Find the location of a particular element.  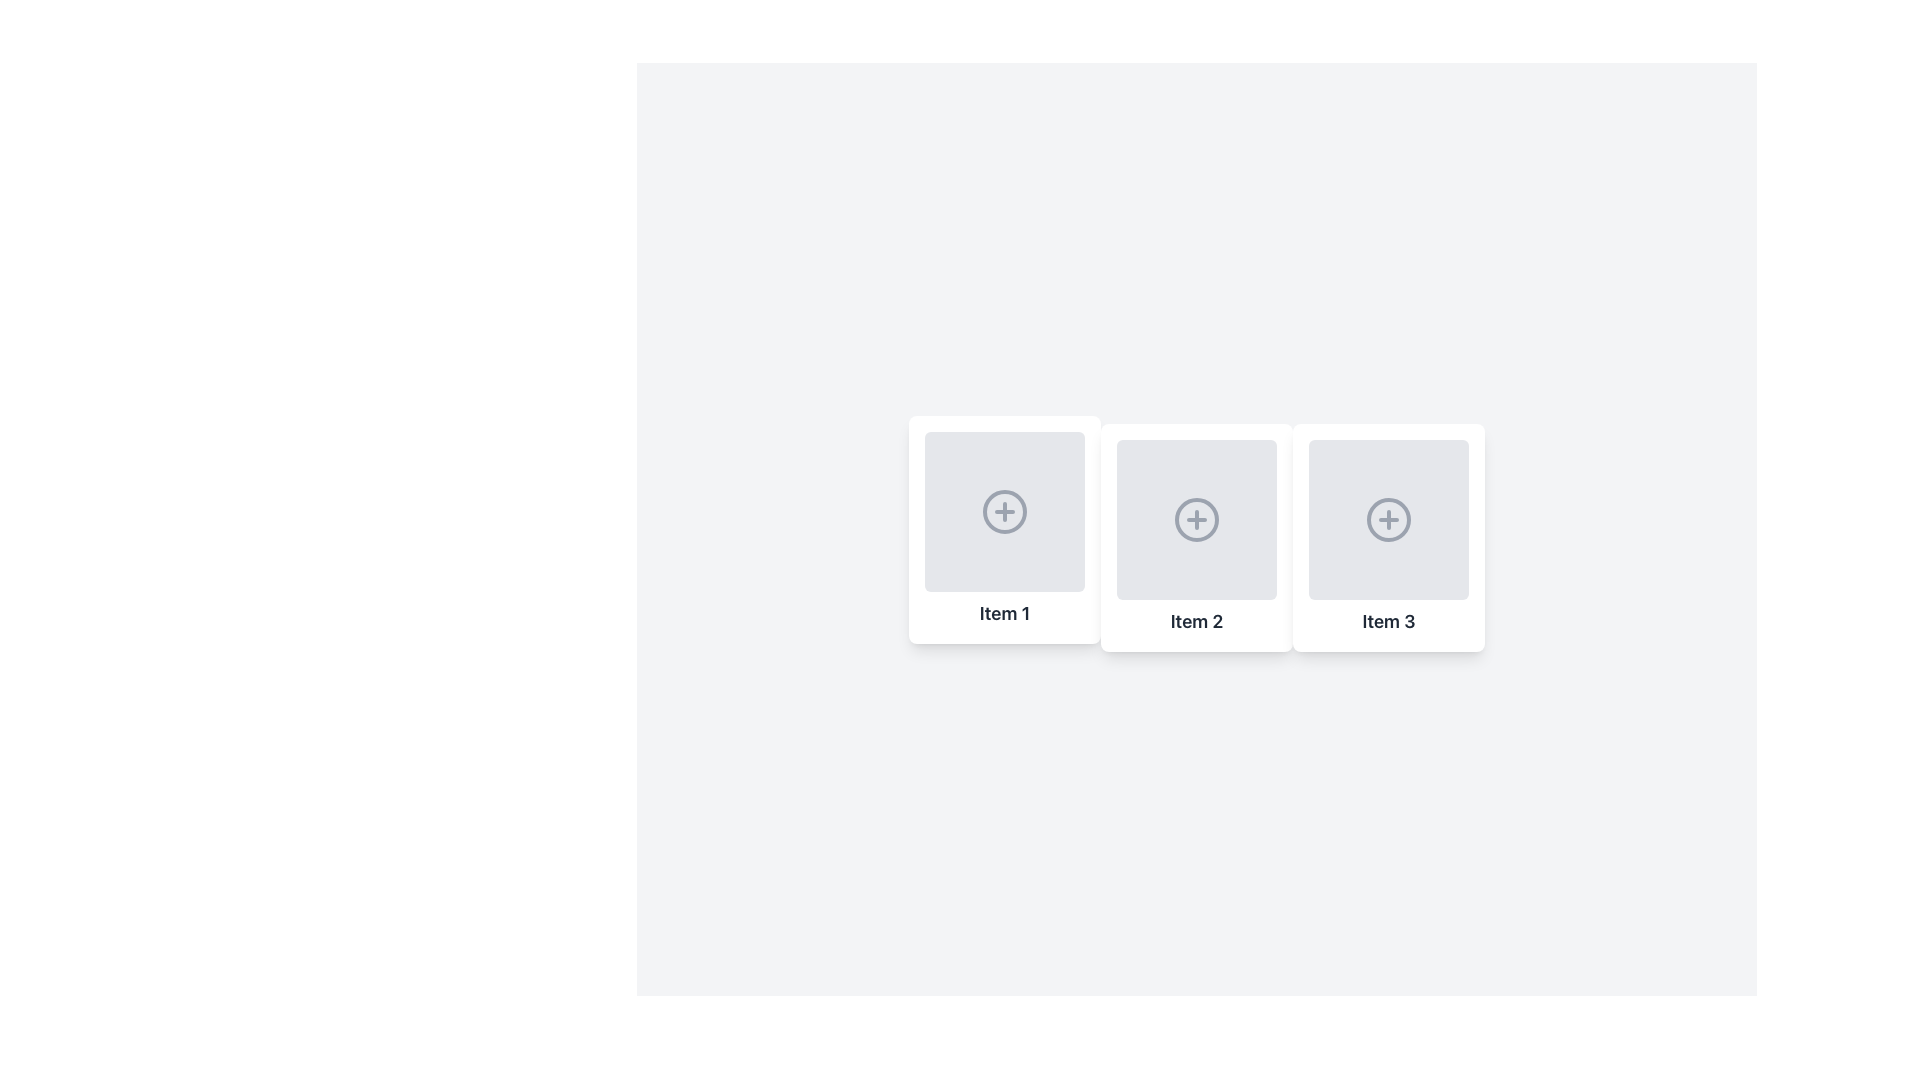

the static label displaying text information at the bottom of the first card in a horizontal array of components is located at coordinates (1004, 612).